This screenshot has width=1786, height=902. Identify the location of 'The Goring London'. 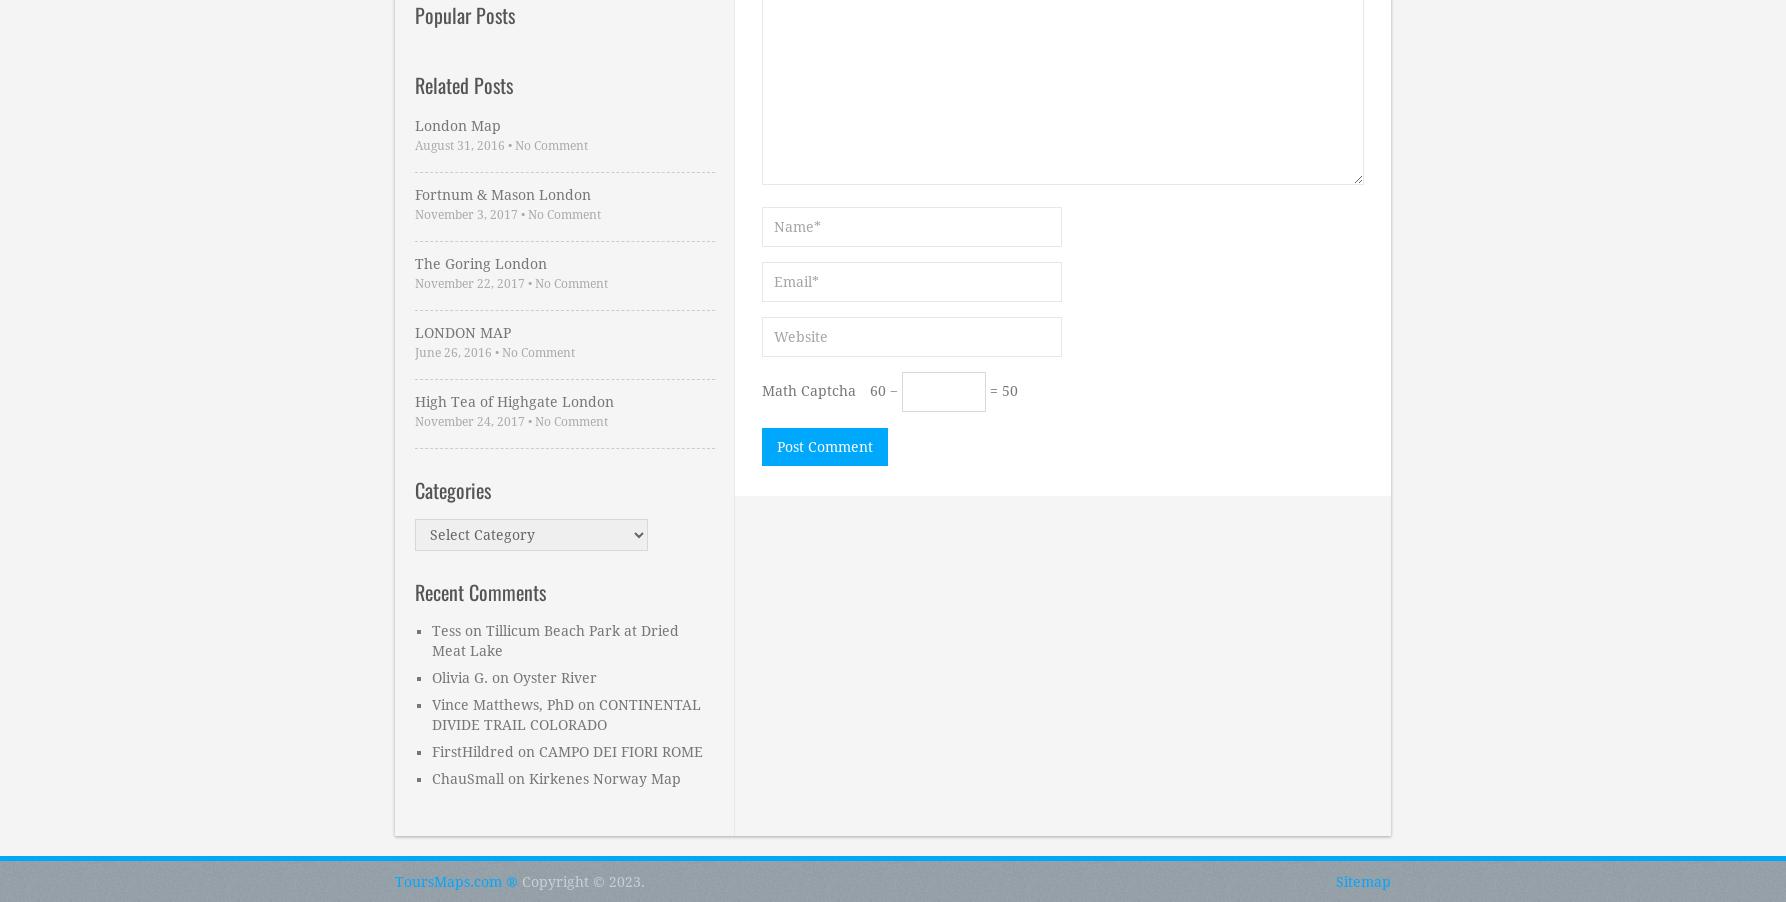
(413, 264).